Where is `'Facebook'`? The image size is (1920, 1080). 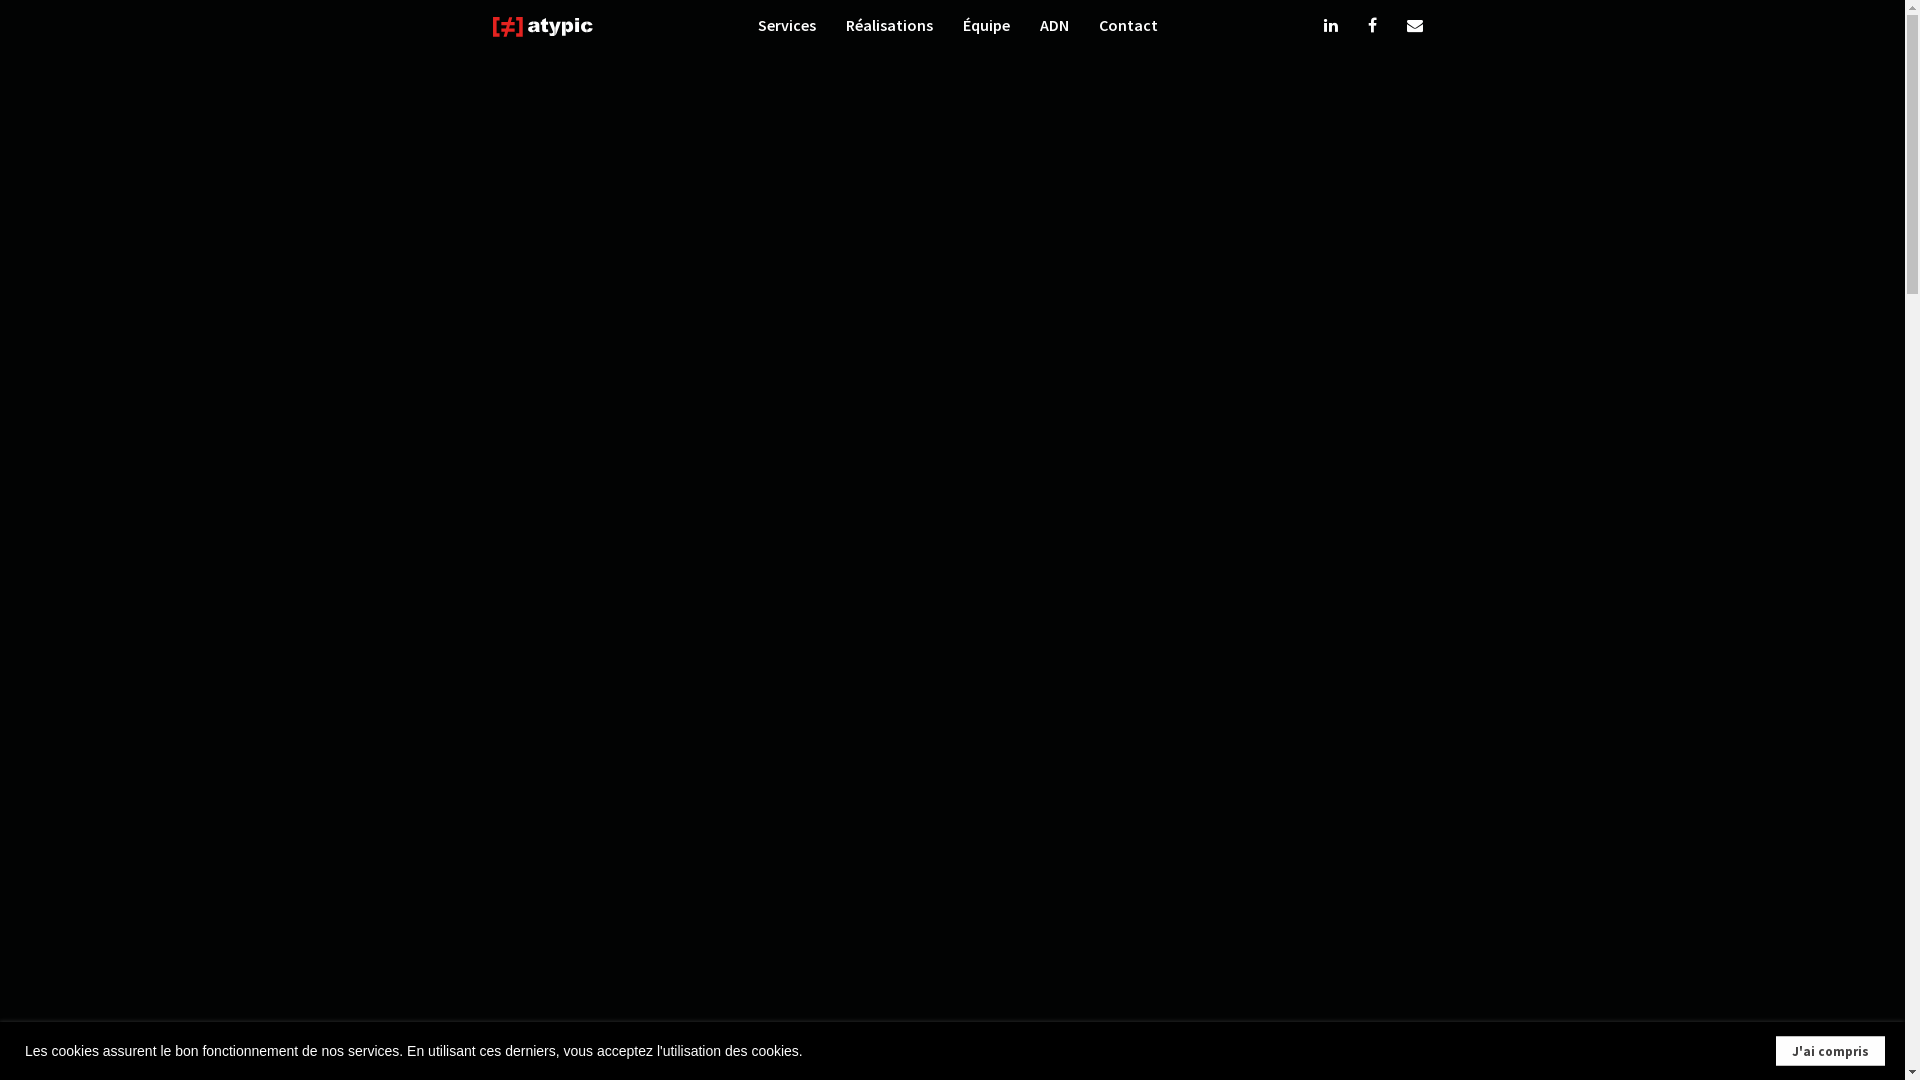
'Facebook' is located at coordinates (1371, 27).